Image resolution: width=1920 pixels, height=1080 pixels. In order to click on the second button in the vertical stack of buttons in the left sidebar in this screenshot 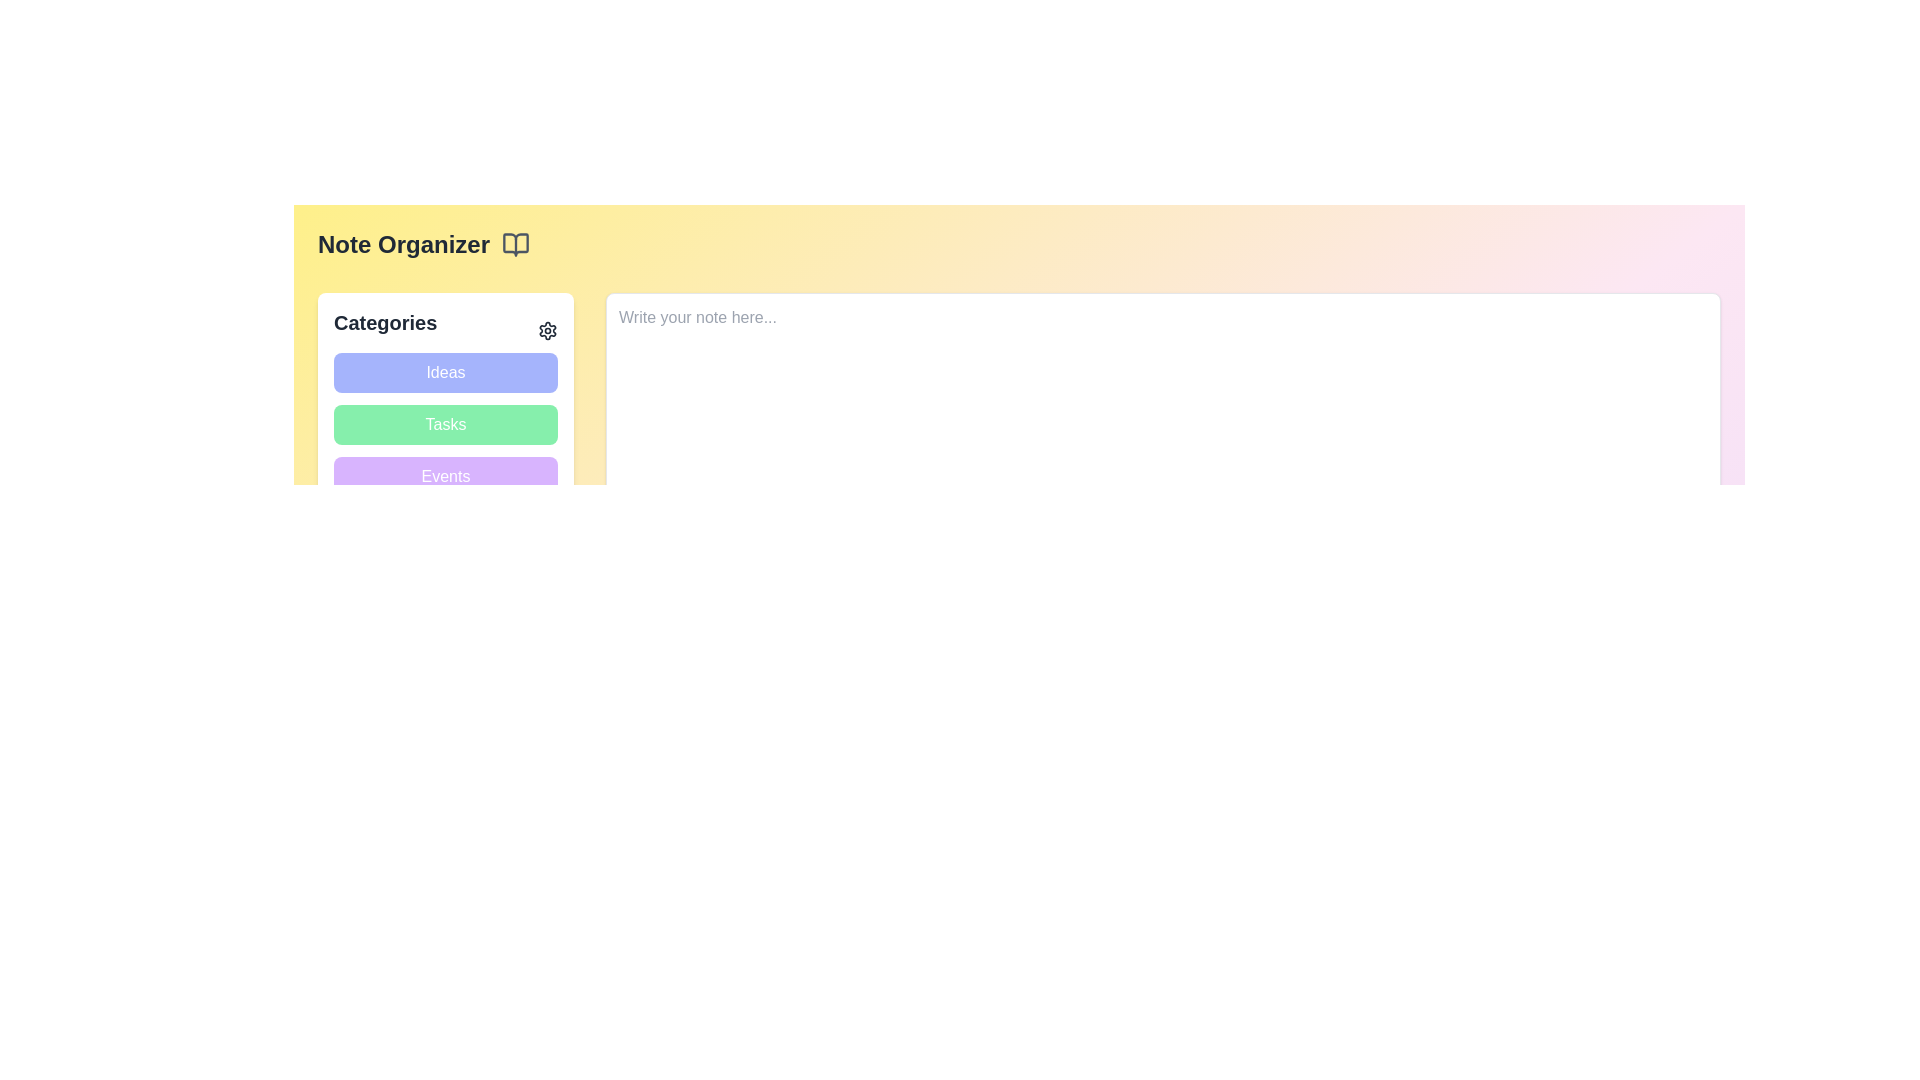, I will do `click(445, 423)`.